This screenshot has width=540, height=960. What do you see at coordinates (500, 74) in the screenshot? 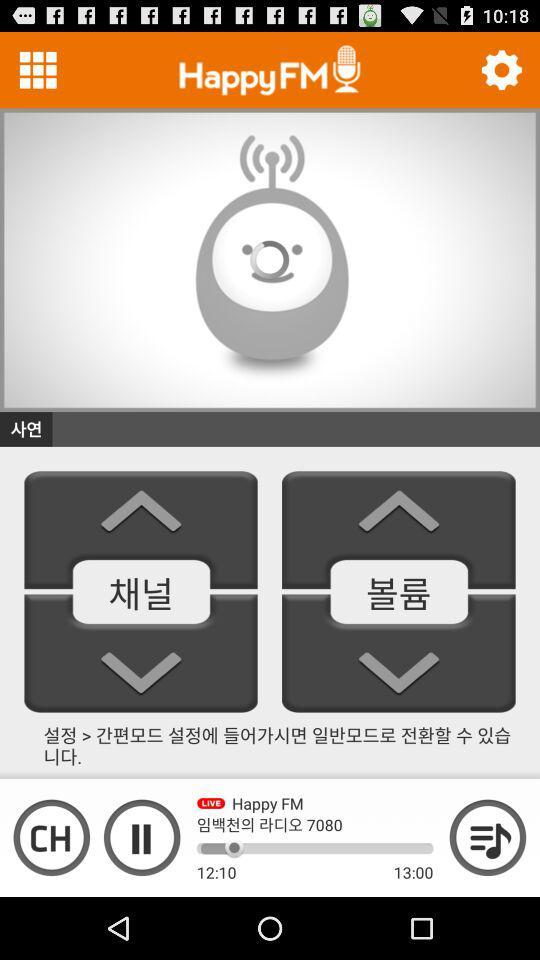
I see `the settings icon` at bounding box center [500, 74].